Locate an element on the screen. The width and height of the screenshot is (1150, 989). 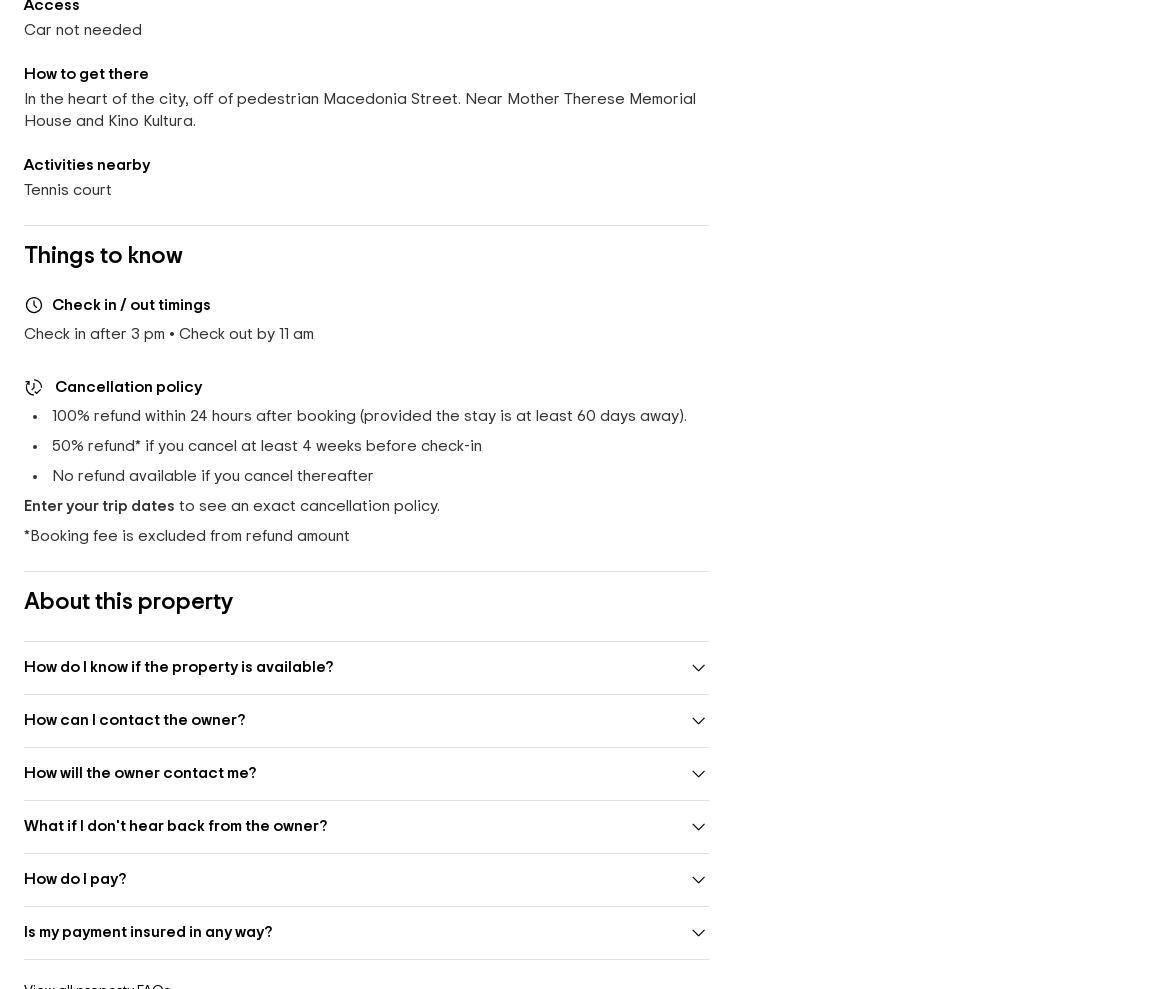
'About this property' is located at coordinates (127, 601).